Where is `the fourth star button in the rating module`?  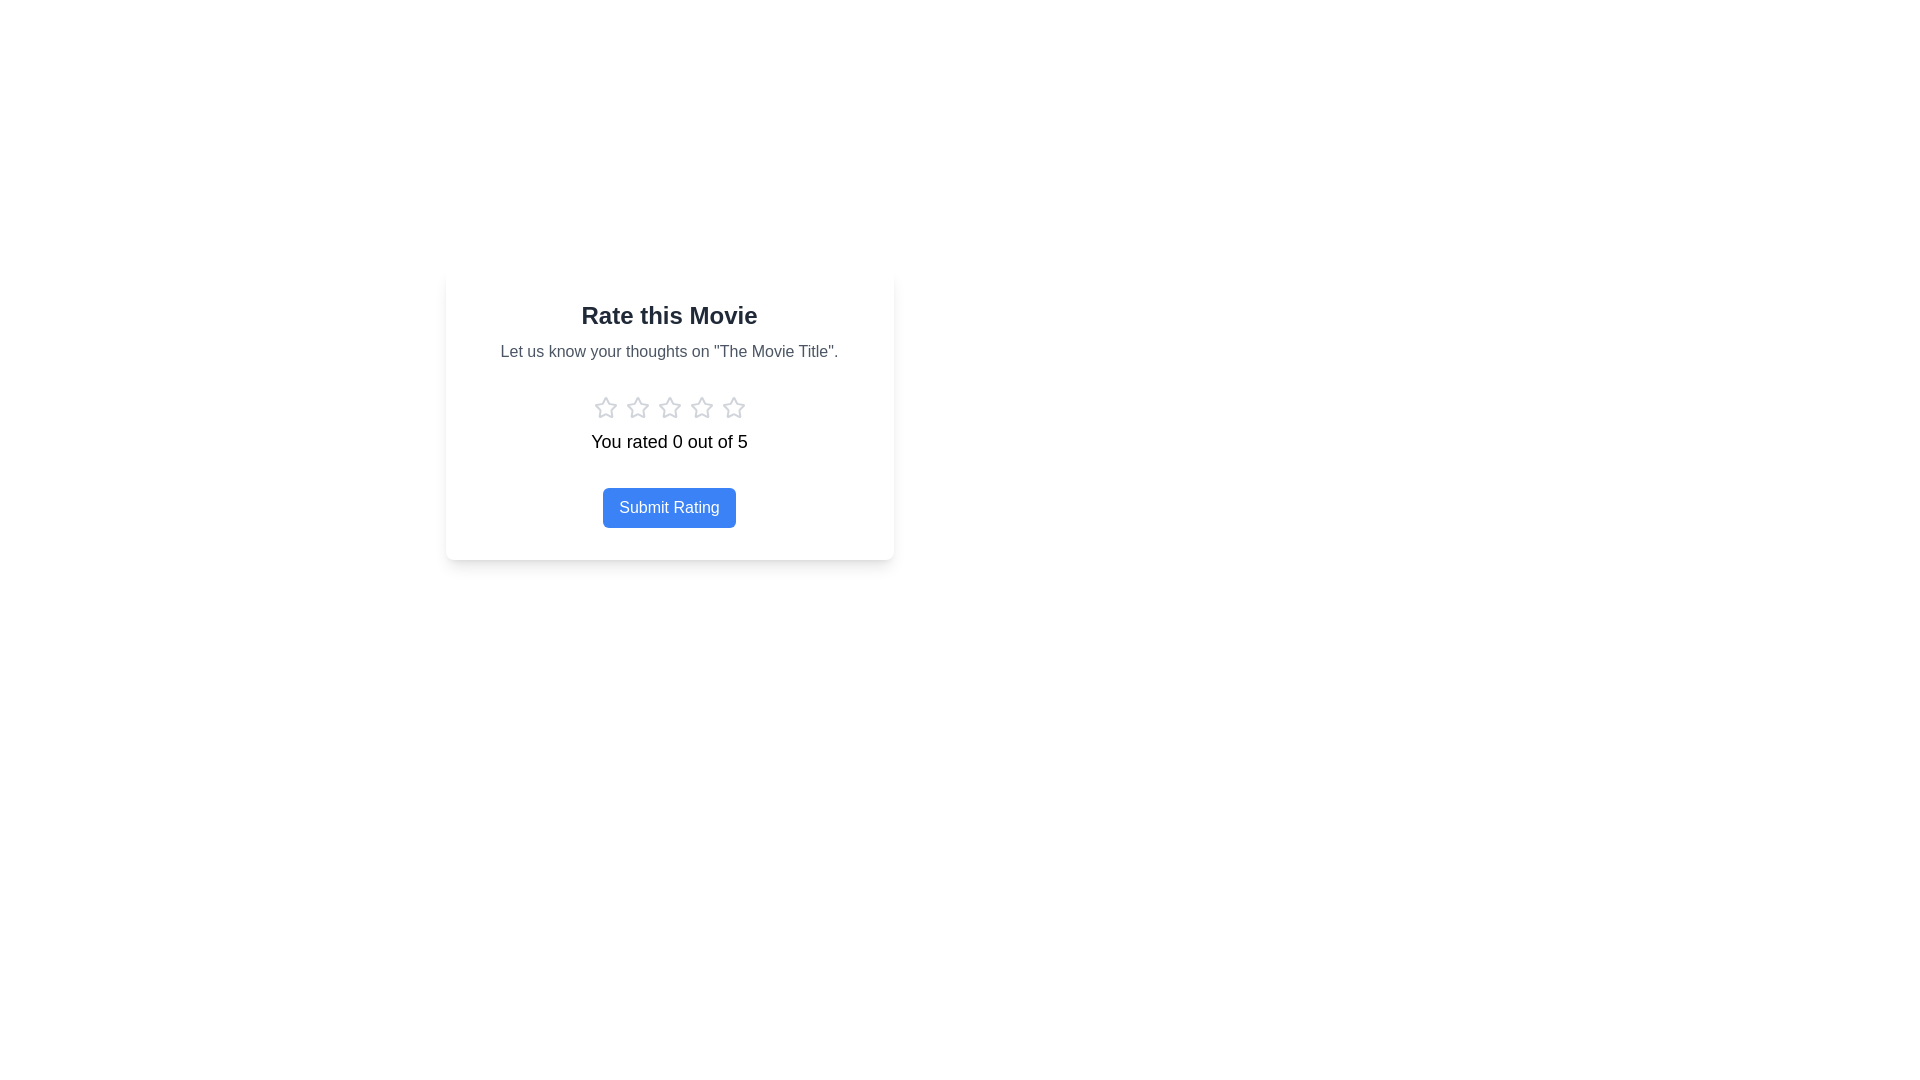
the fourth star button in the rating module is located at coordinates (732, 406).